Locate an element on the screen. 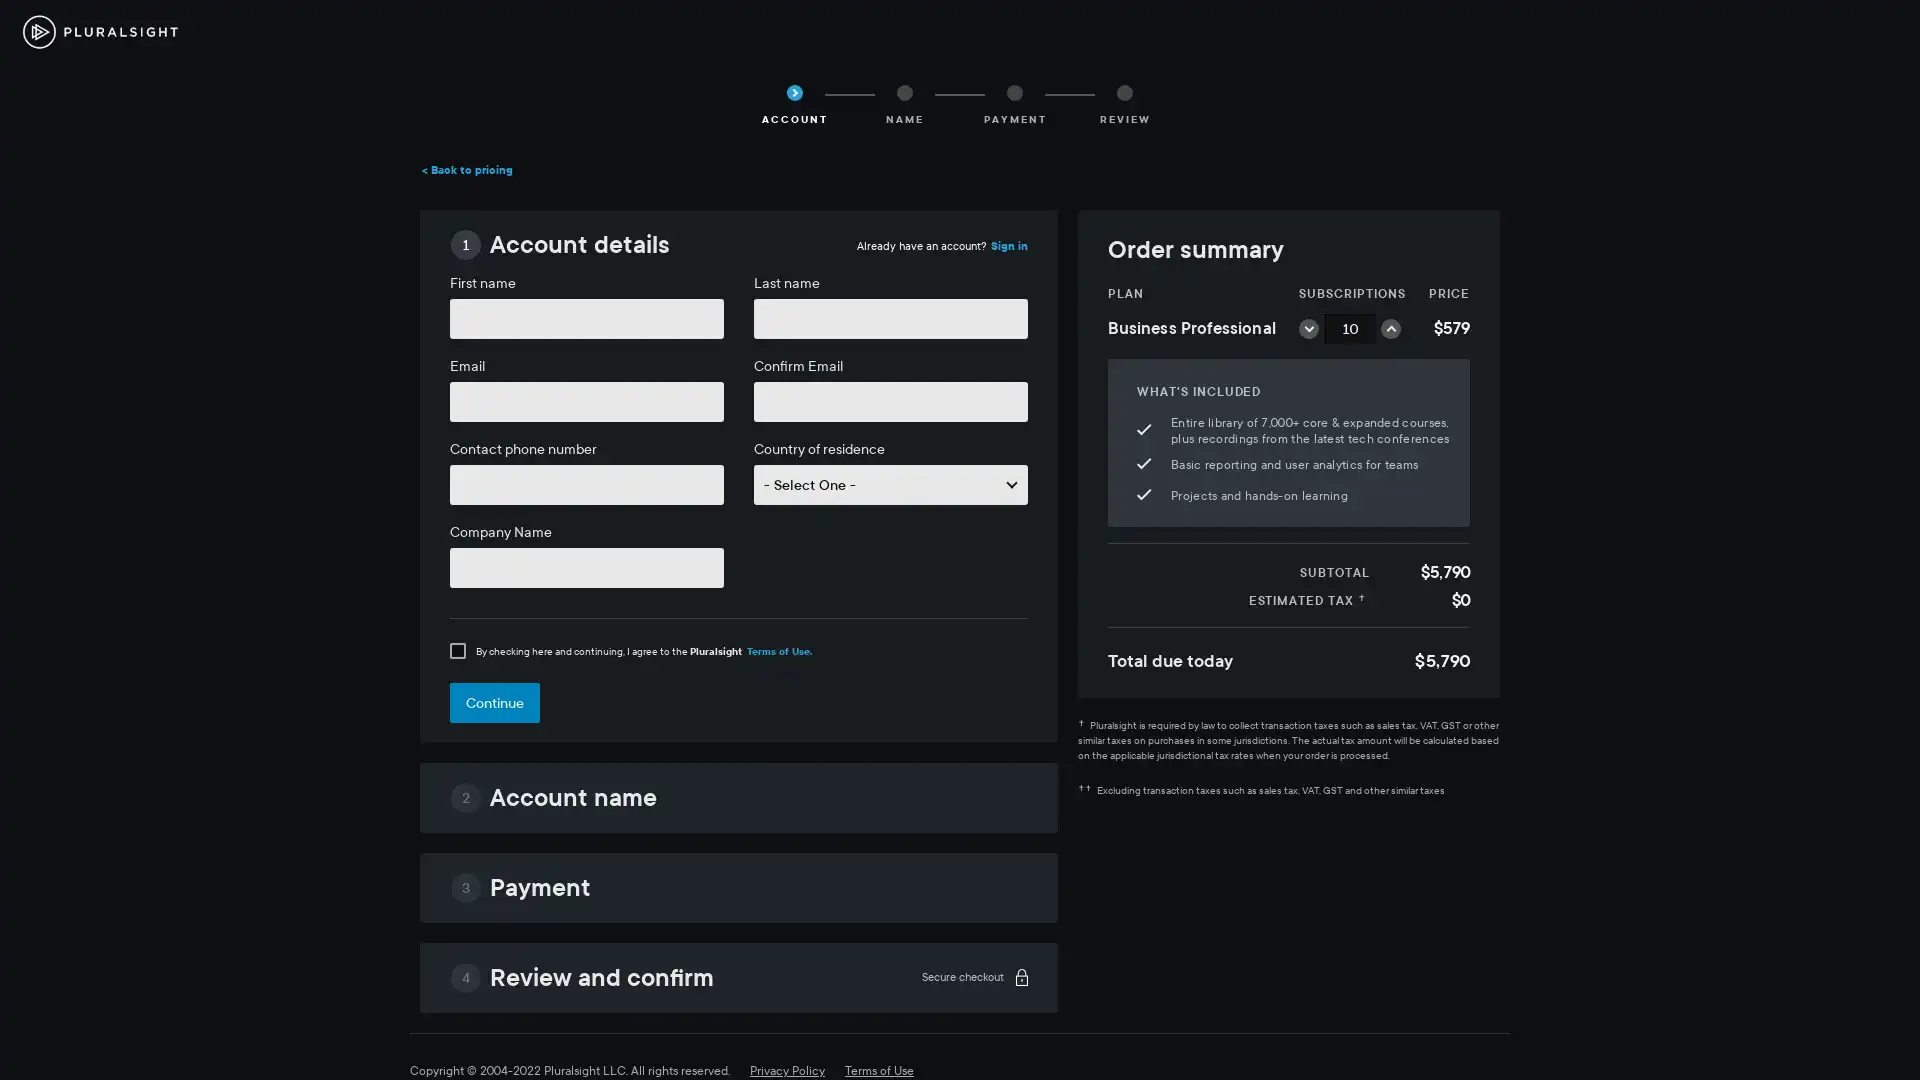  Continue is located at coordinates (494, 701).